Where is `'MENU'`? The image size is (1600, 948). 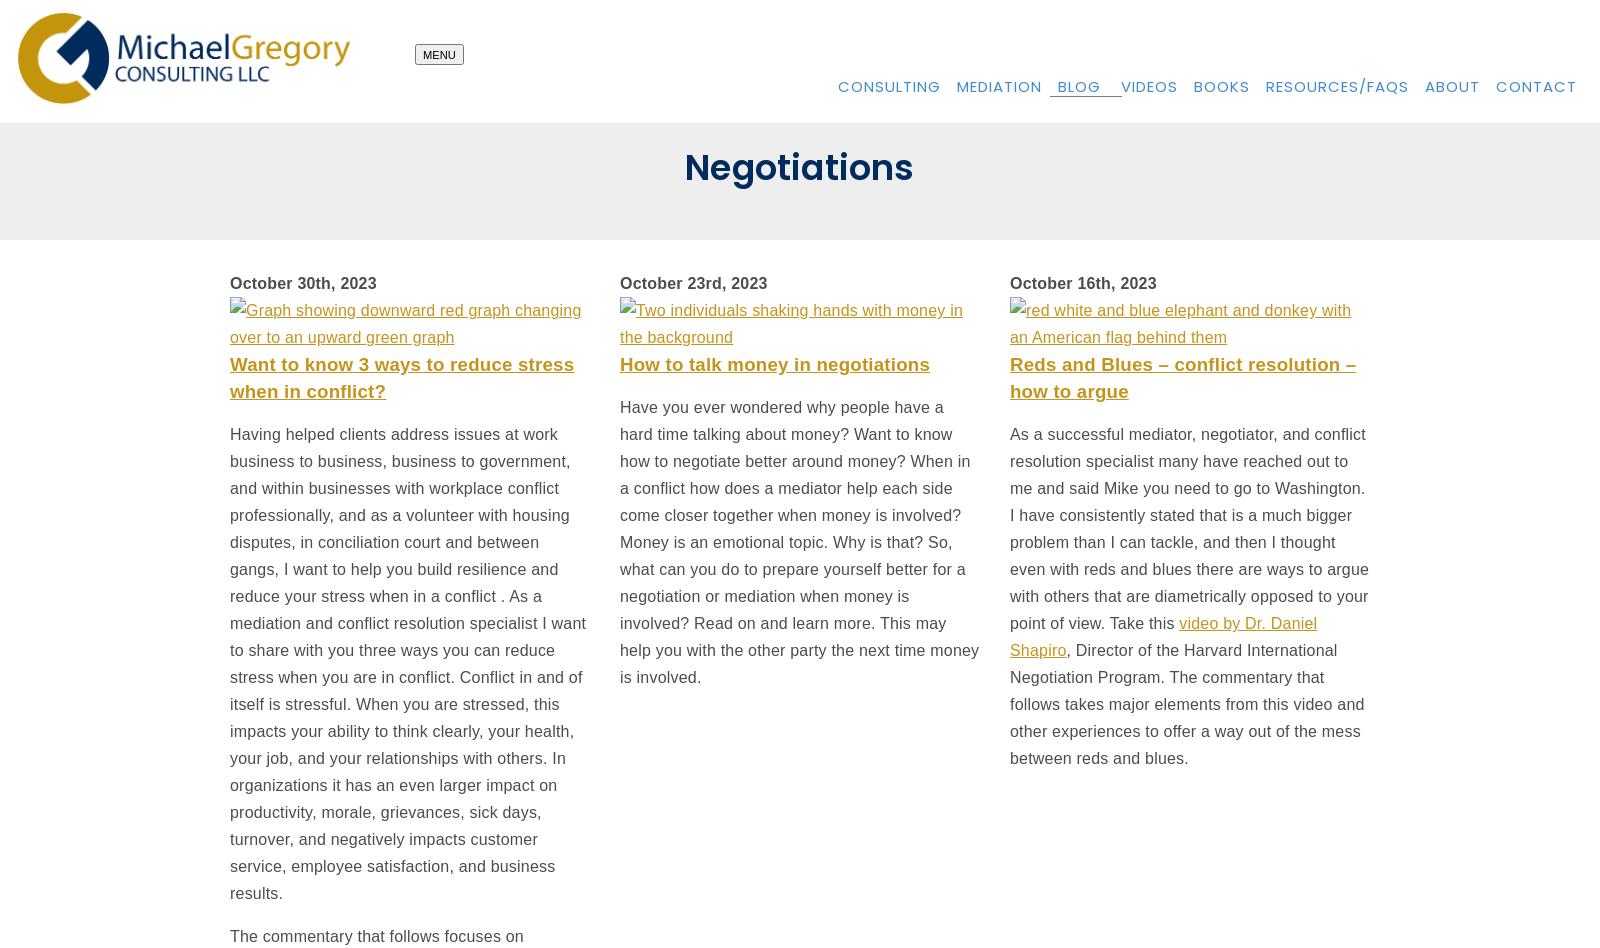
'MENU' is located at coordinates (438, 54).